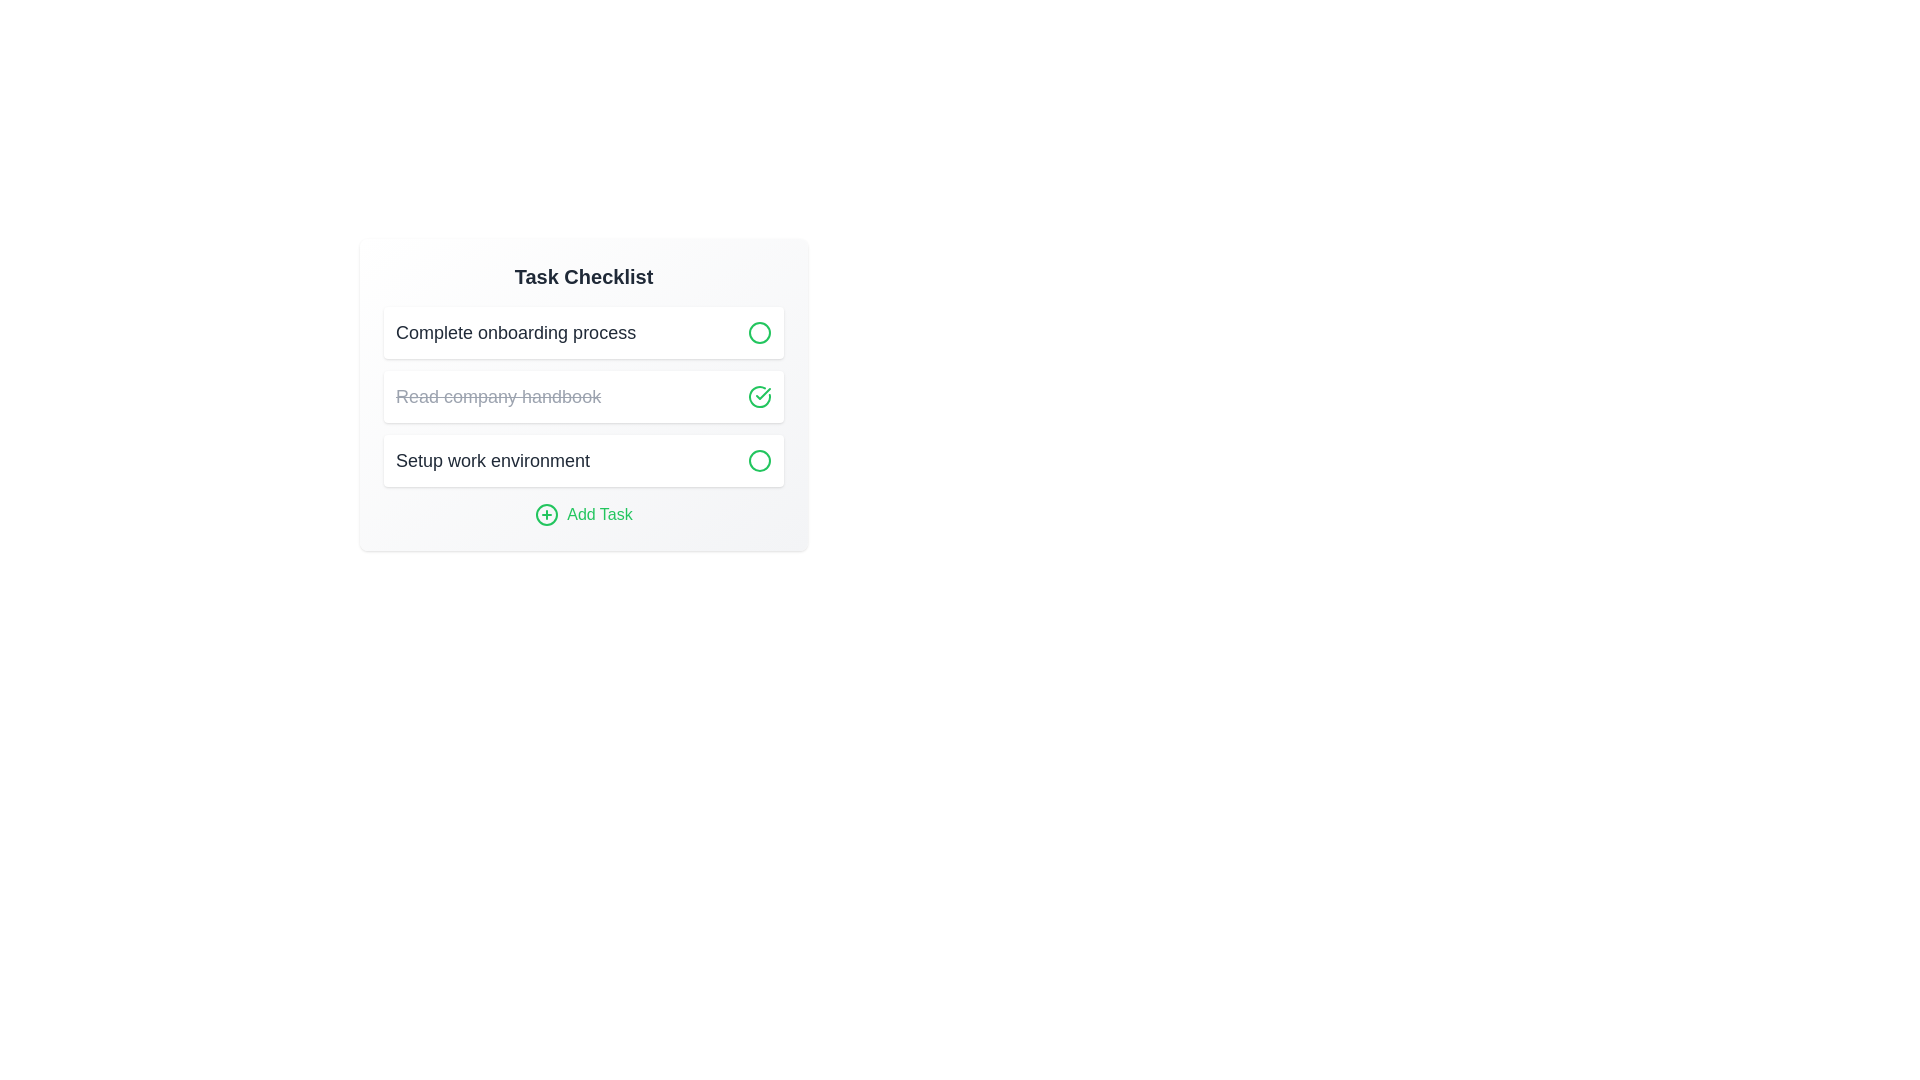 This screenshot has width=1920, height=1080. What do you see at coordinates (583, 514) in the screenshot?
I see `'Add Task' button to open the task addition interface` at bounding box center [583, 514].